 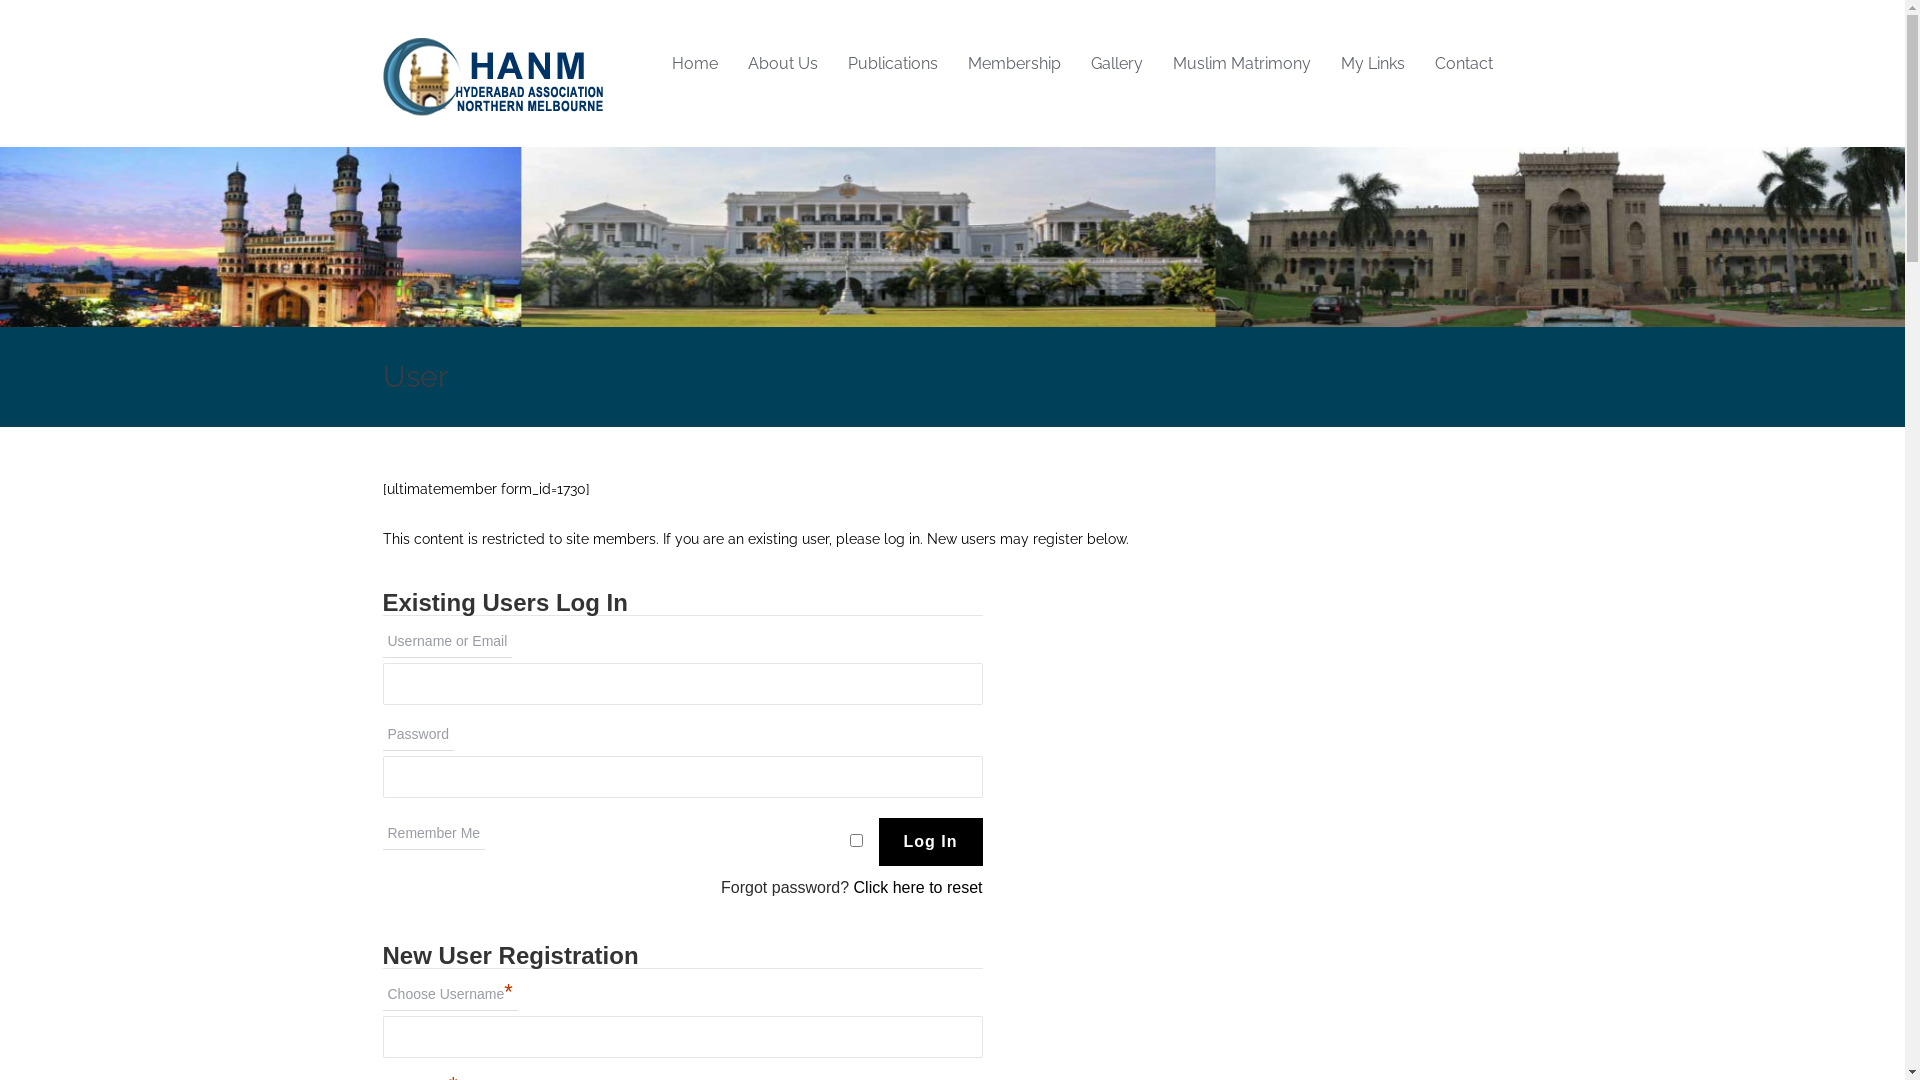 I want to click on 'Publications', so click(x=831, y=63).